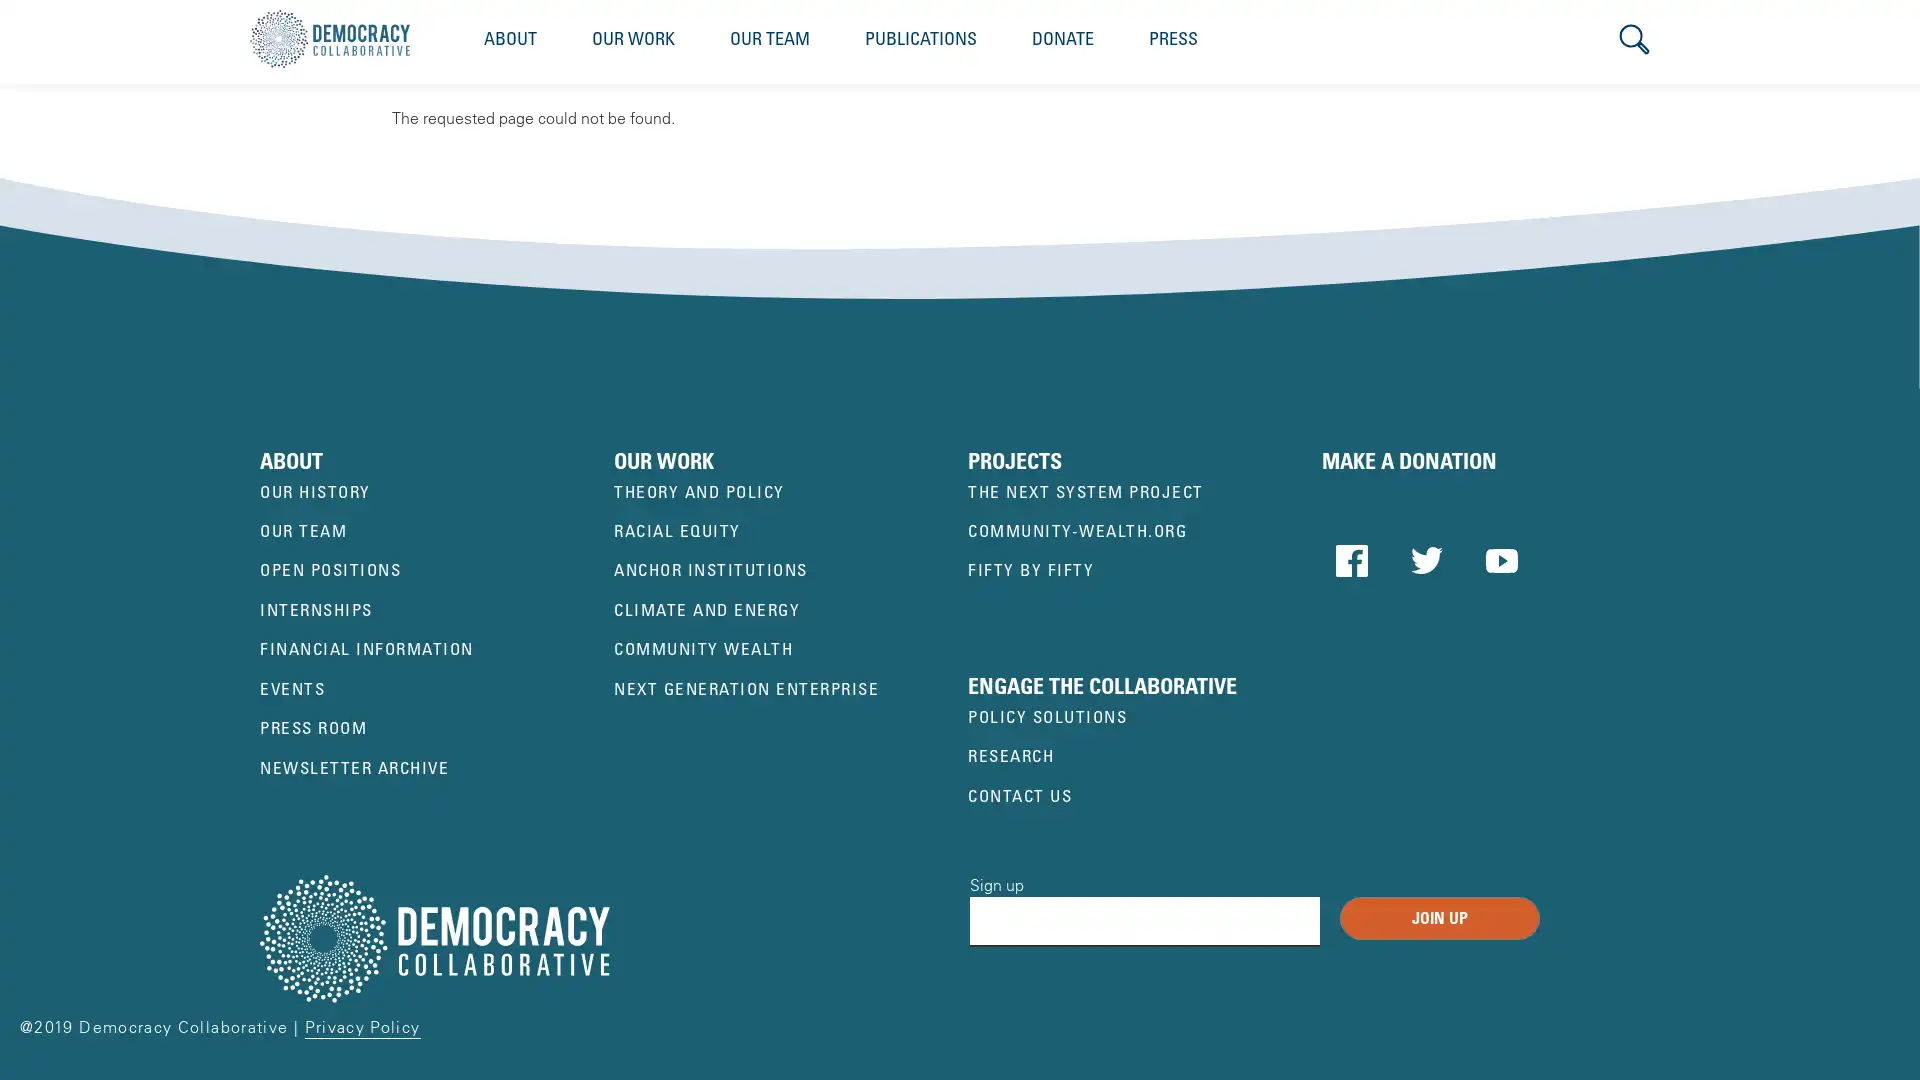 This screenshot has height=1080, width=1920. I want to click on Join up, so click(1440, 918).